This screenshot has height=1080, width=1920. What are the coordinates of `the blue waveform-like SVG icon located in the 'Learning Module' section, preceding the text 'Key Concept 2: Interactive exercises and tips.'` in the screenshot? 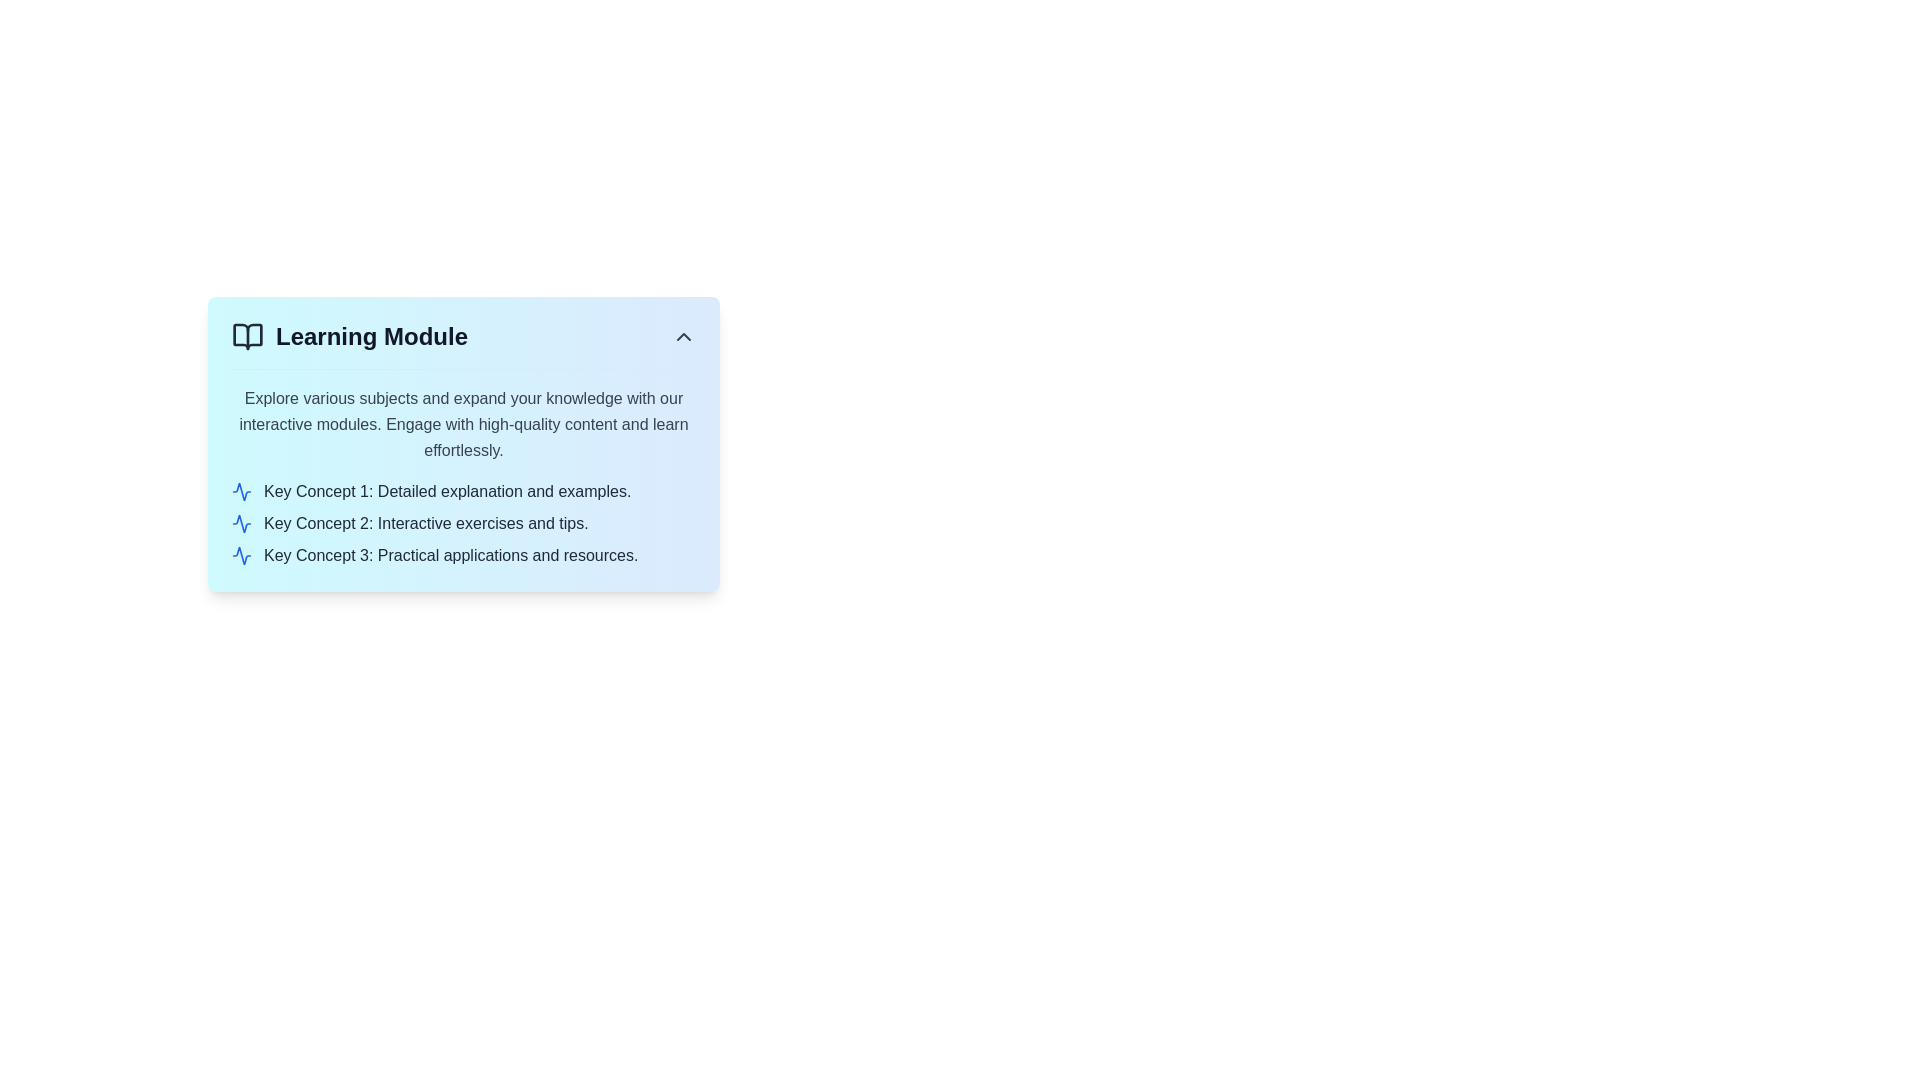 It's located at (240, 523).